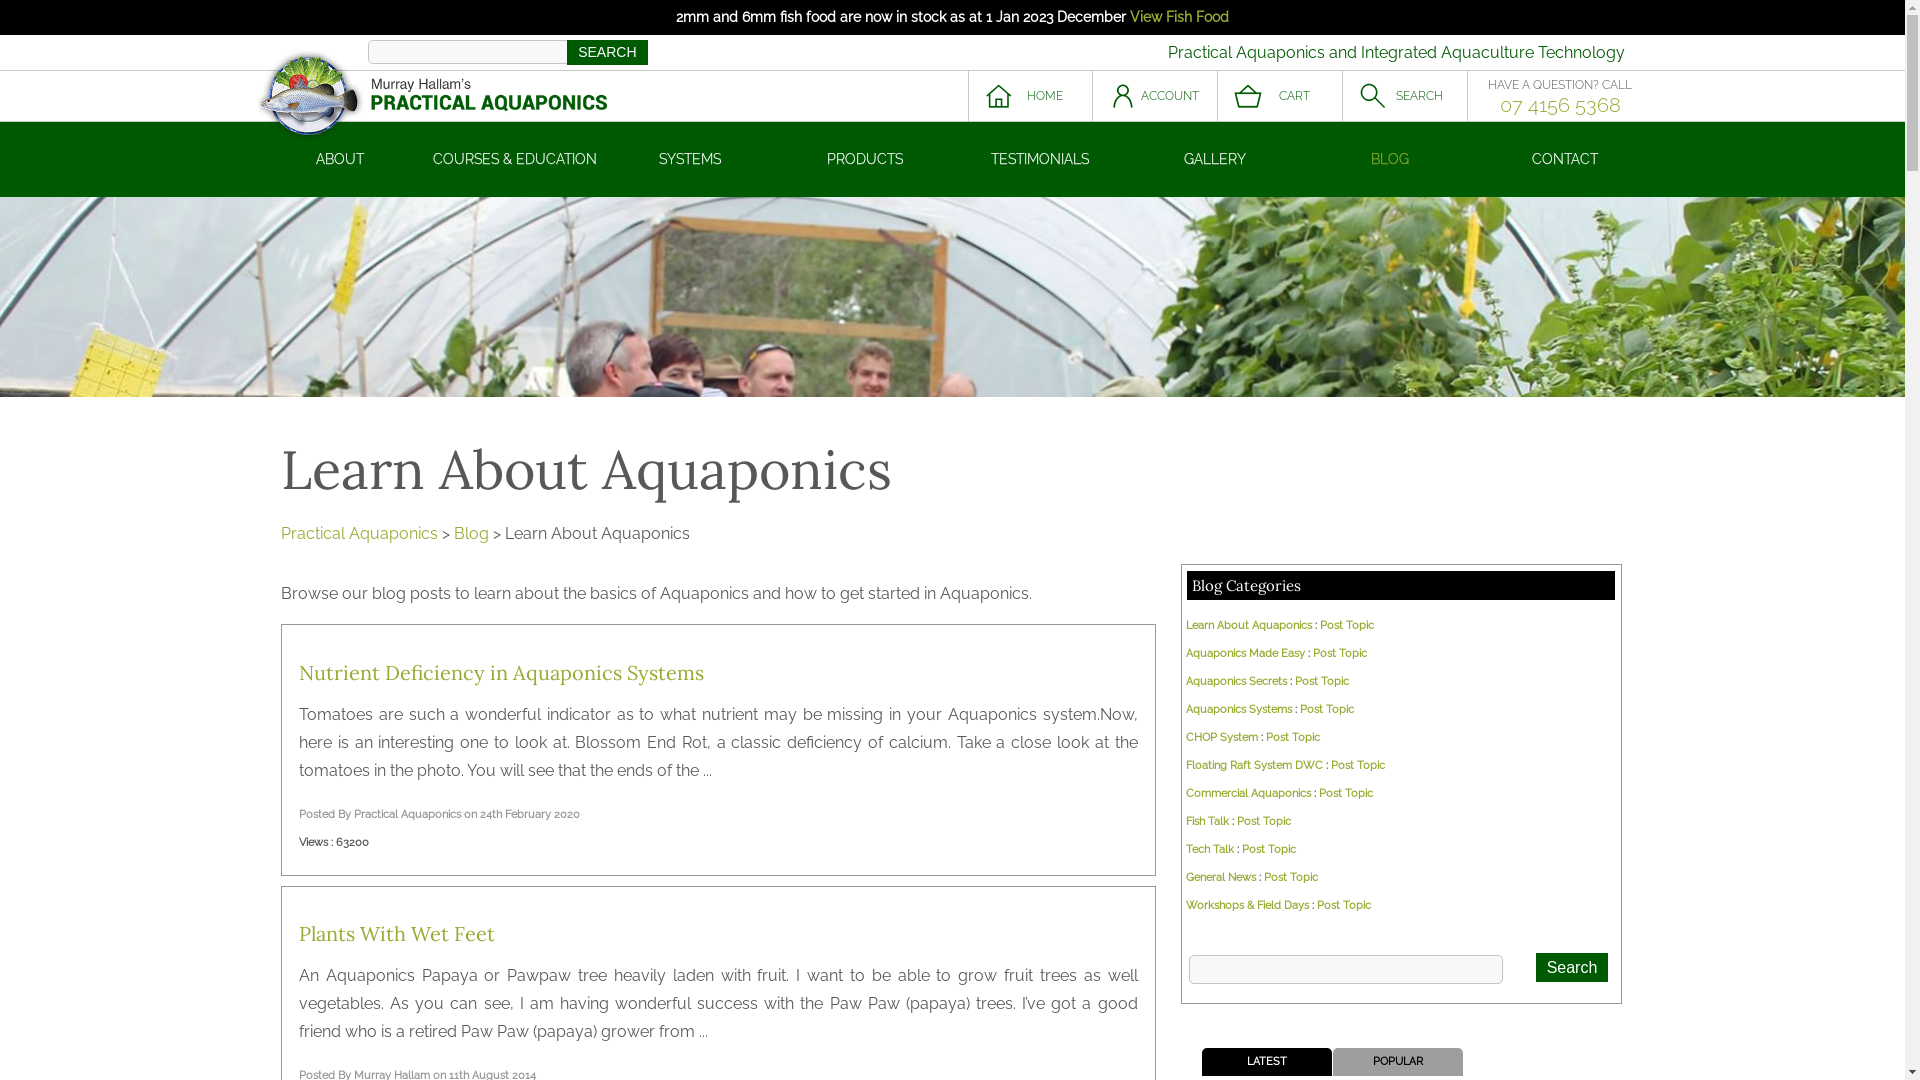 The image size is (1920, 1080). I want to click on 'Post Topic', so click(1292, 737).